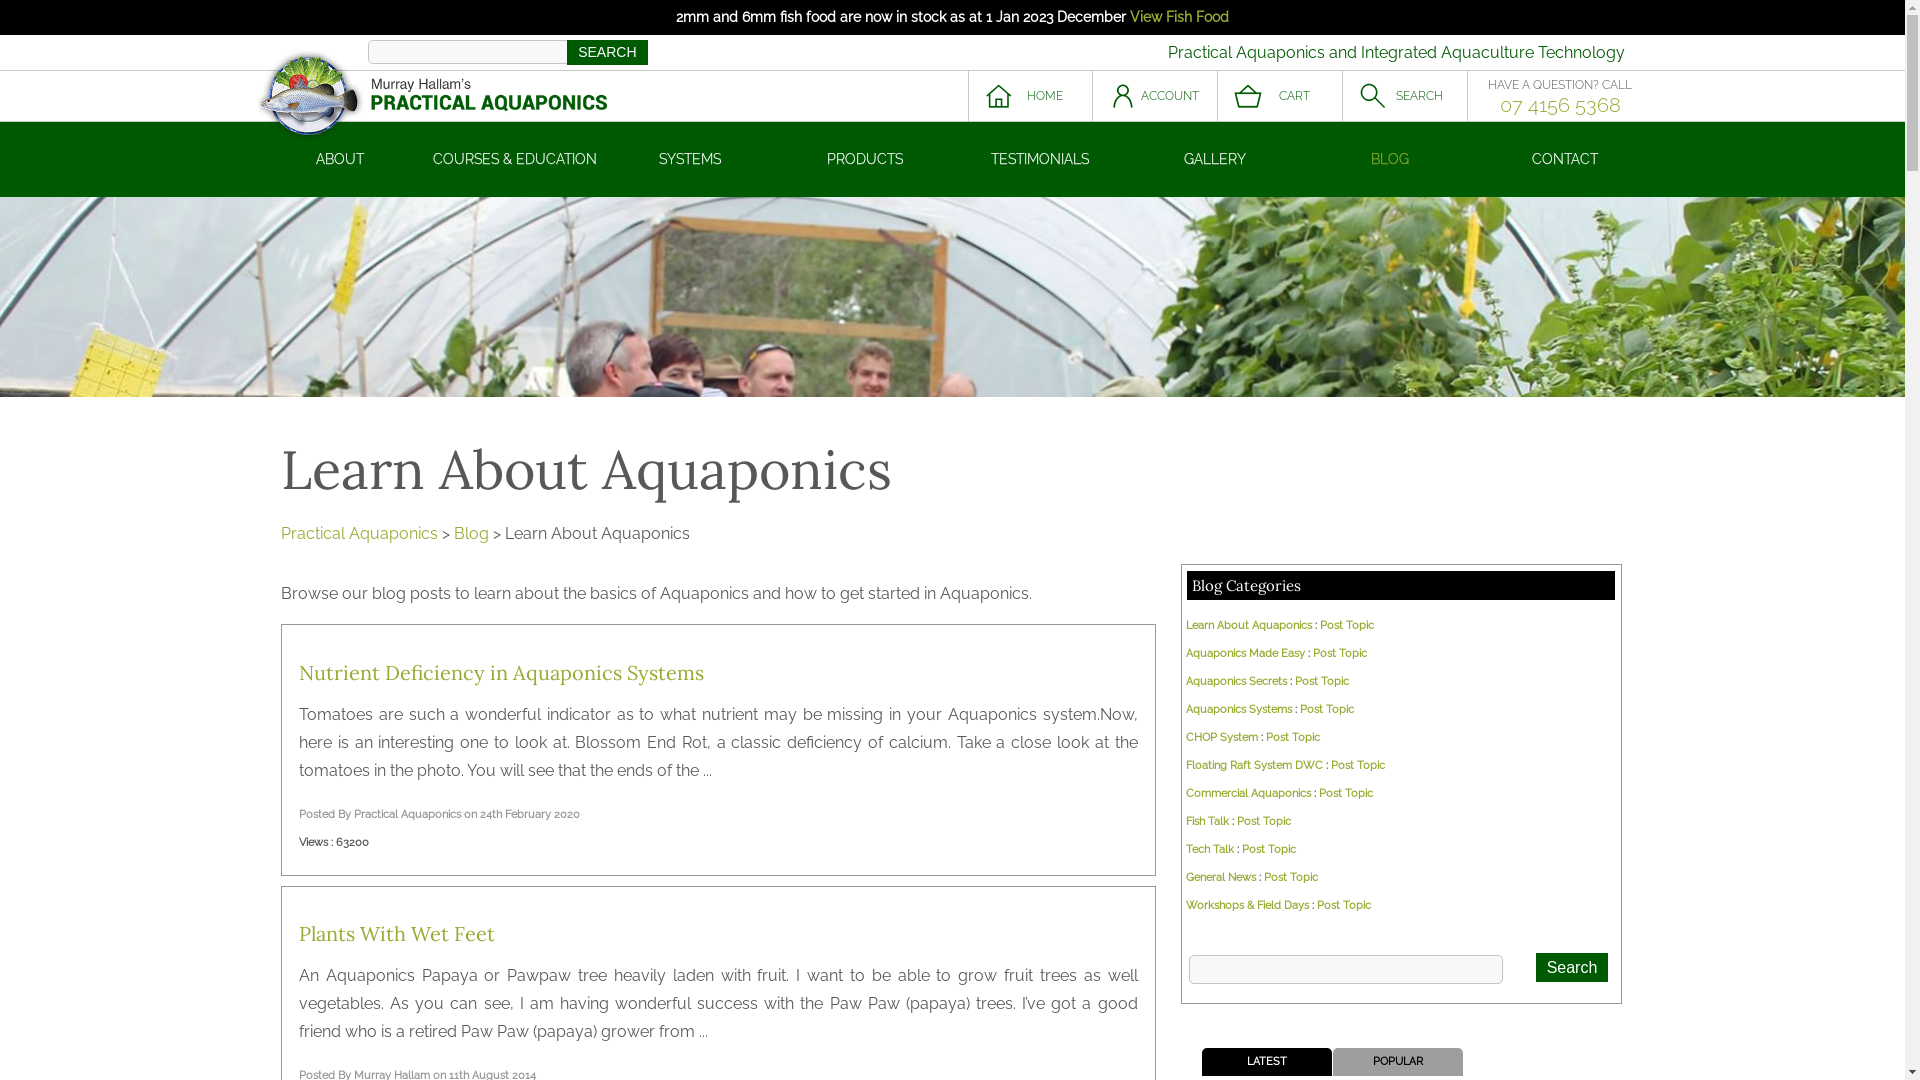 The image size is (1920, 1080). I want to click on 'Post Topic', so click(1292, 737).